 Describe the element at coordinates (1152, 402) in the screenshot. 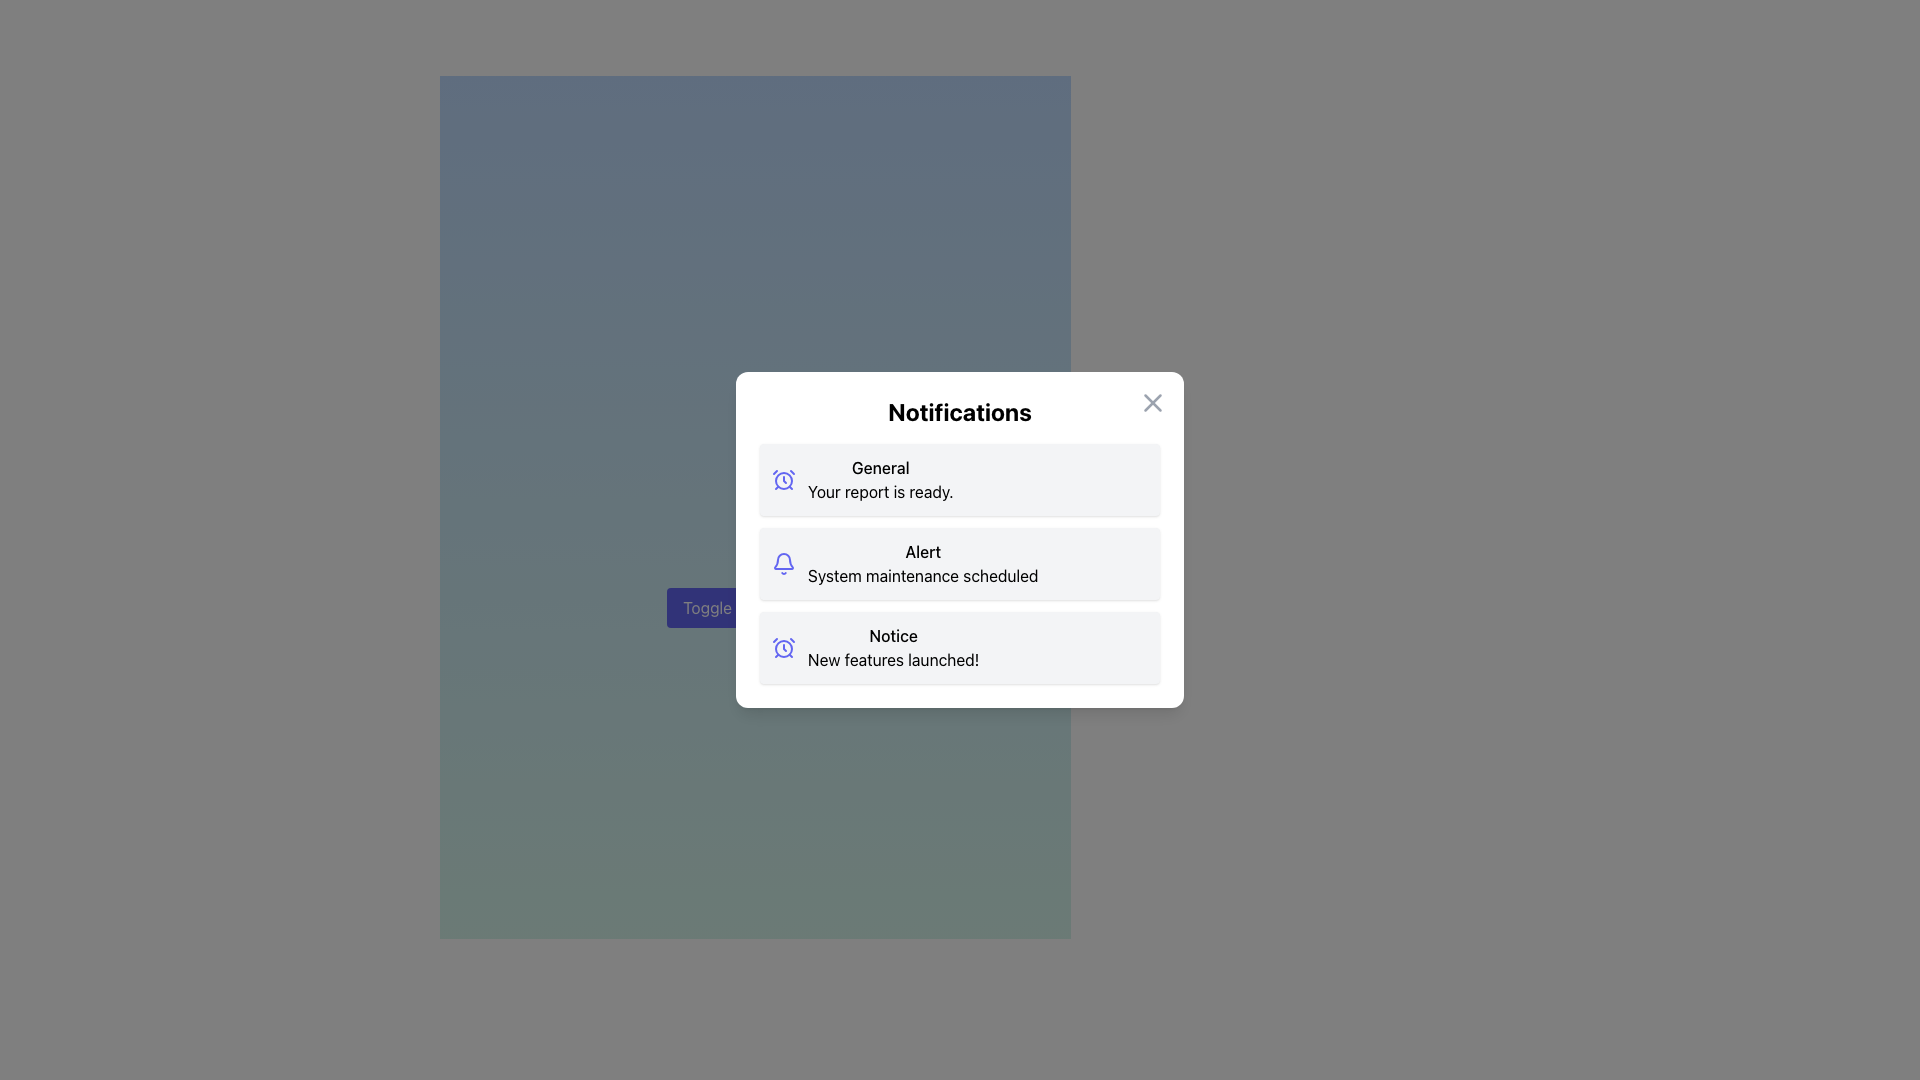

I see `the gray 'X' icon button in the top-right corner of the notification modal` at that location.